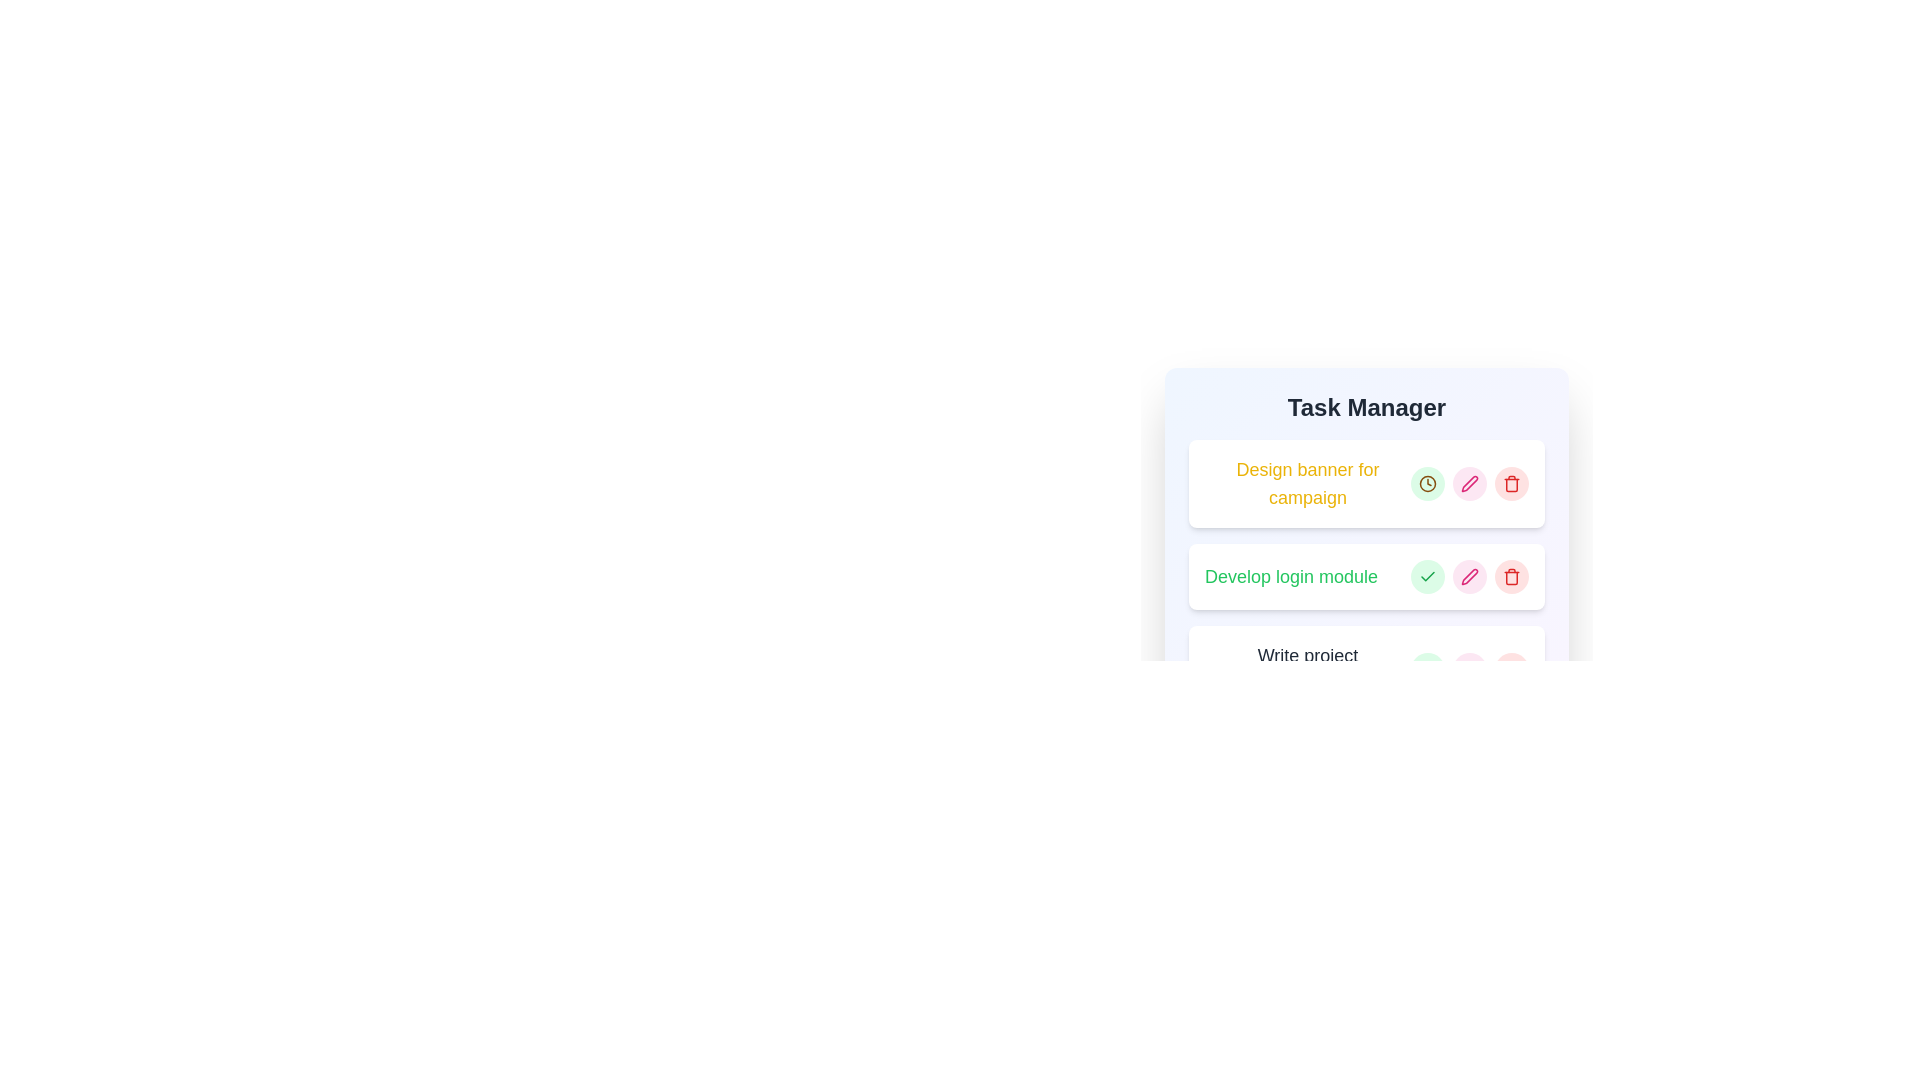 The width and height of the screenshot is (1920, 1080). Describe the element at coordinates (1512, 577) in the screenshot. I see `the right-most deletion button in the action row of the second task in the task management interface` at that location.